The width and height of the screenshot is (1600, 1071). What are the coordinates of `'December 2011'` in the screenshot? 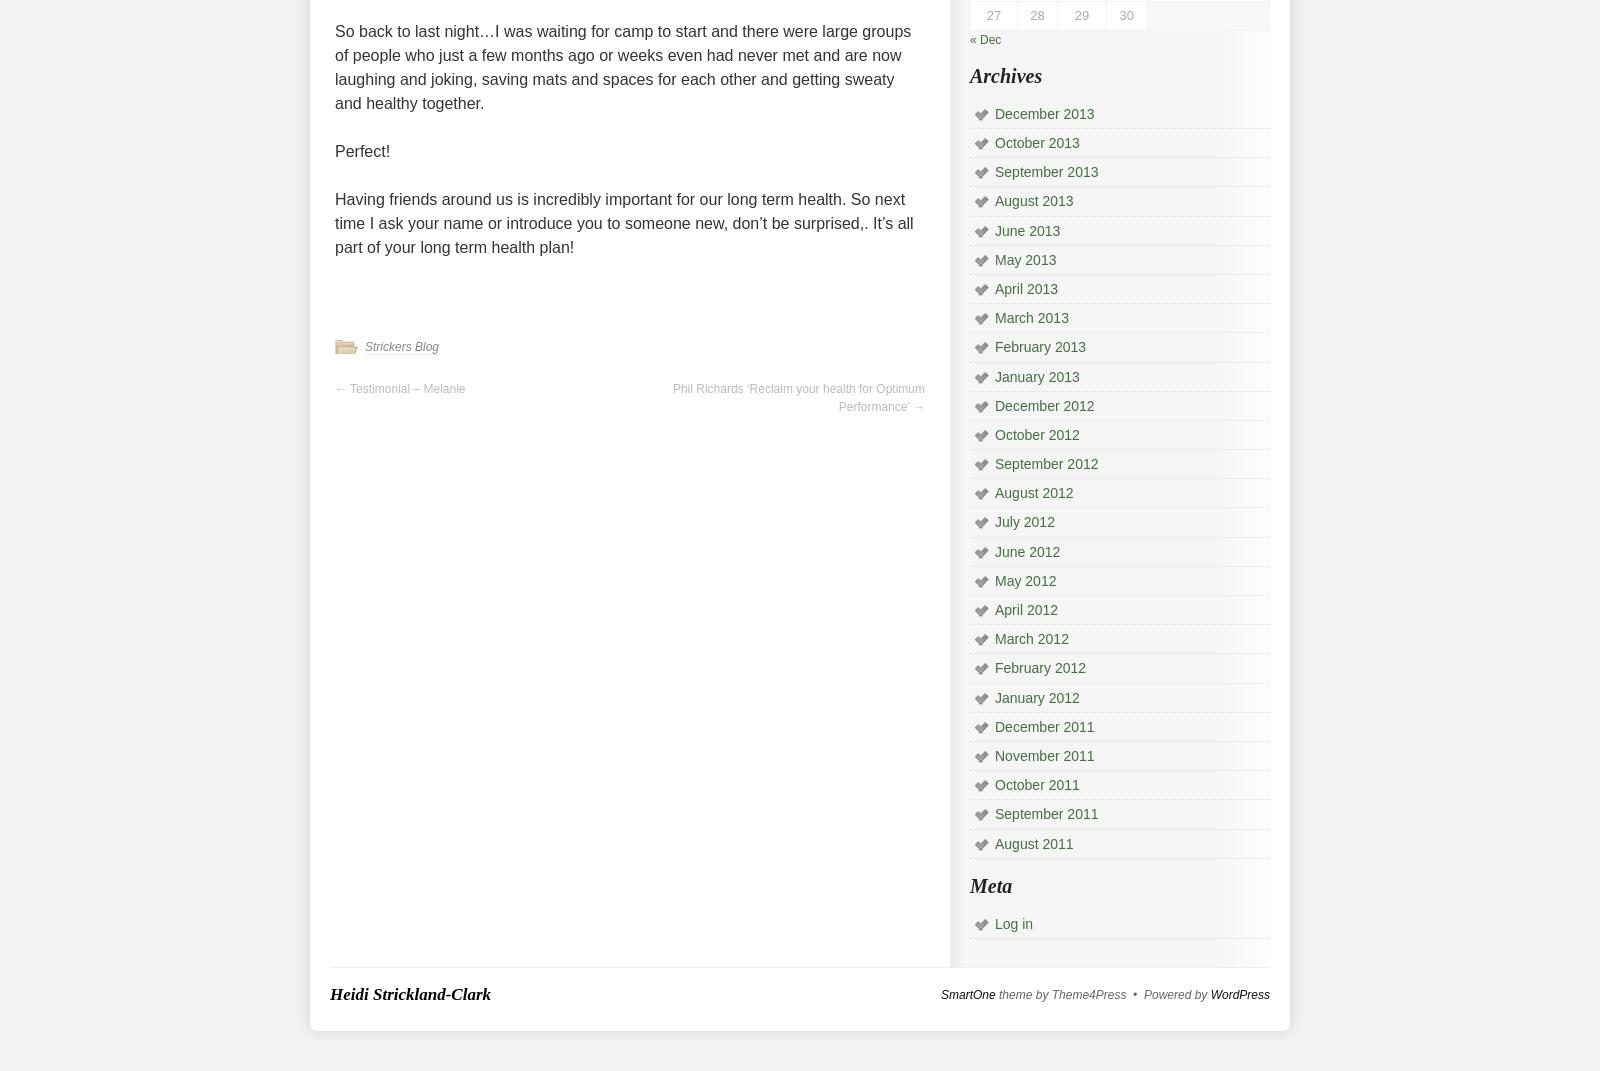 It's located at (994, 726).